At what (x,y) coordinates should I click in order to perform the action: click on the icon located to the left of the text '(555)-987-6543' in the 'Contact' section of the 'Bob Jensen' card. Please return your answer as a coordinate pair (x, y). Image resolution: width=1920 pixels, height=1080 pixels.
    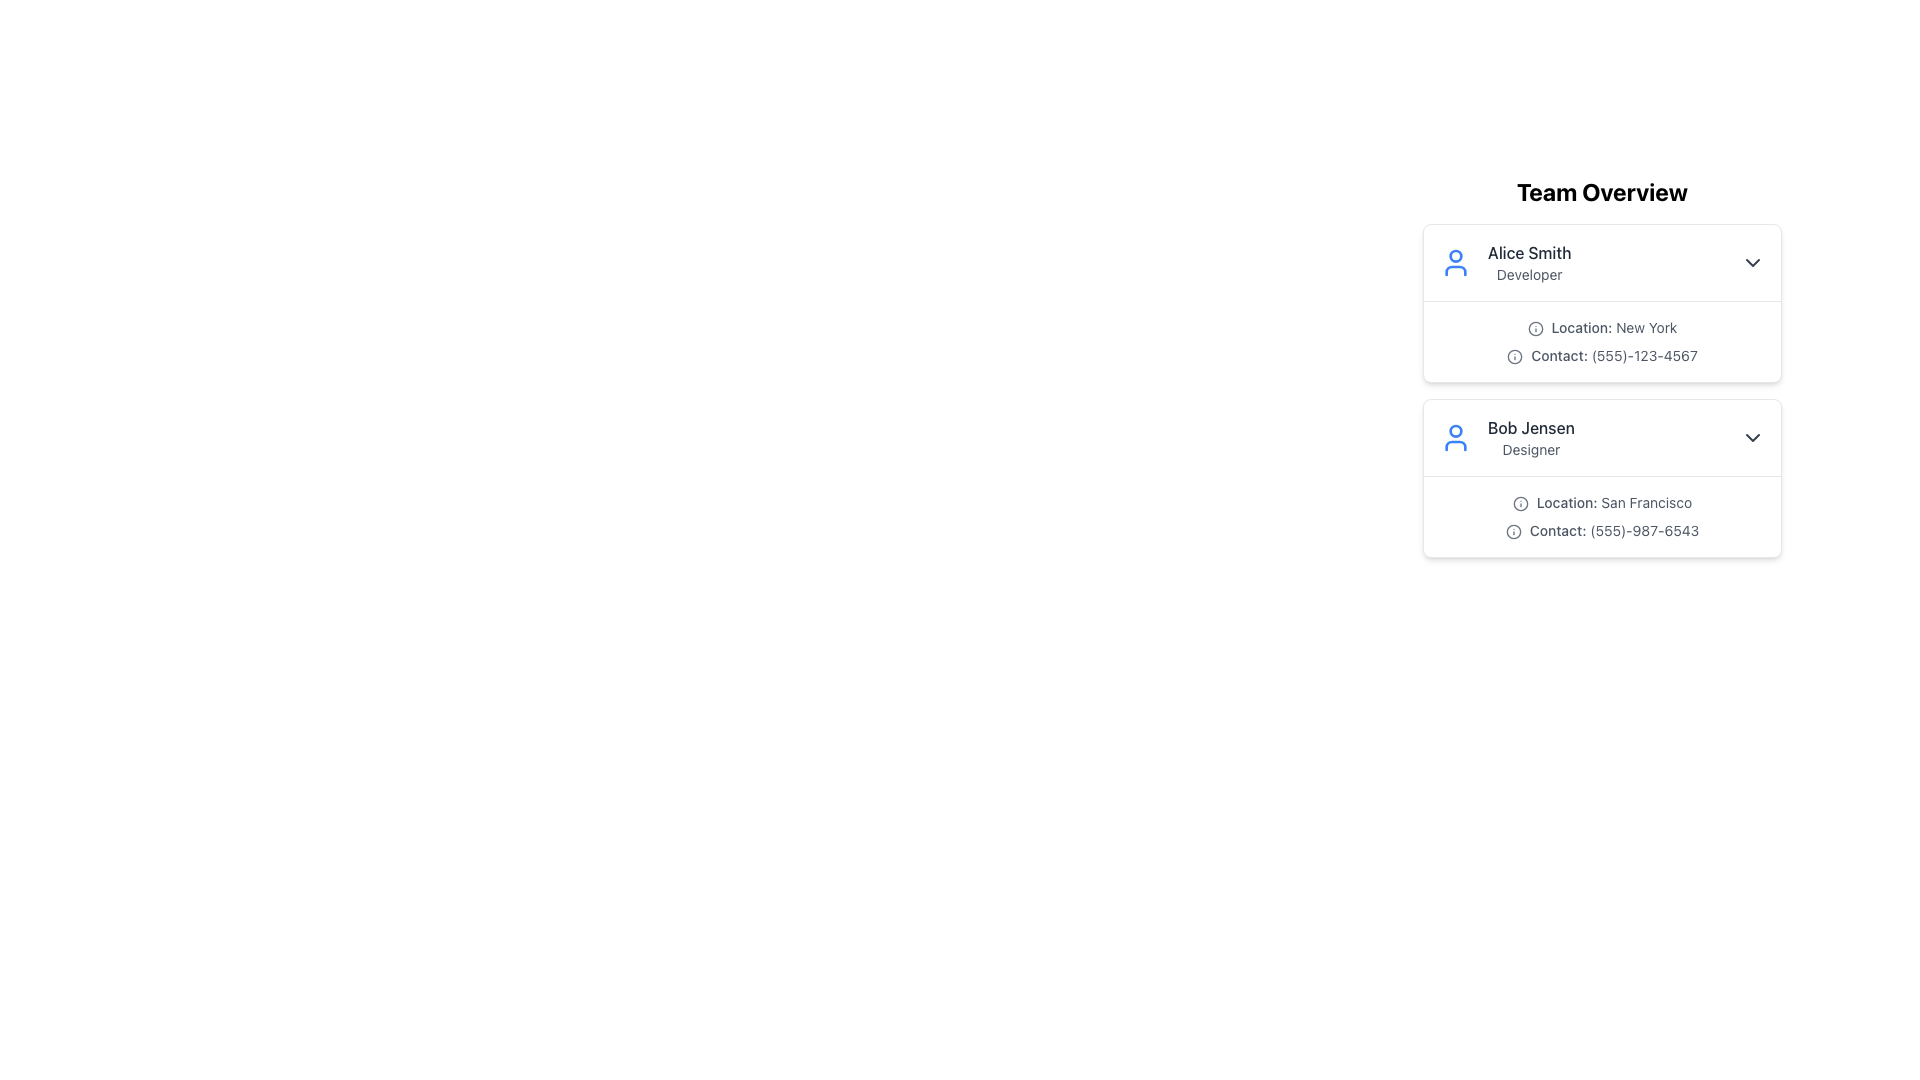
    Looking at the image, I should click on (1513, 531).